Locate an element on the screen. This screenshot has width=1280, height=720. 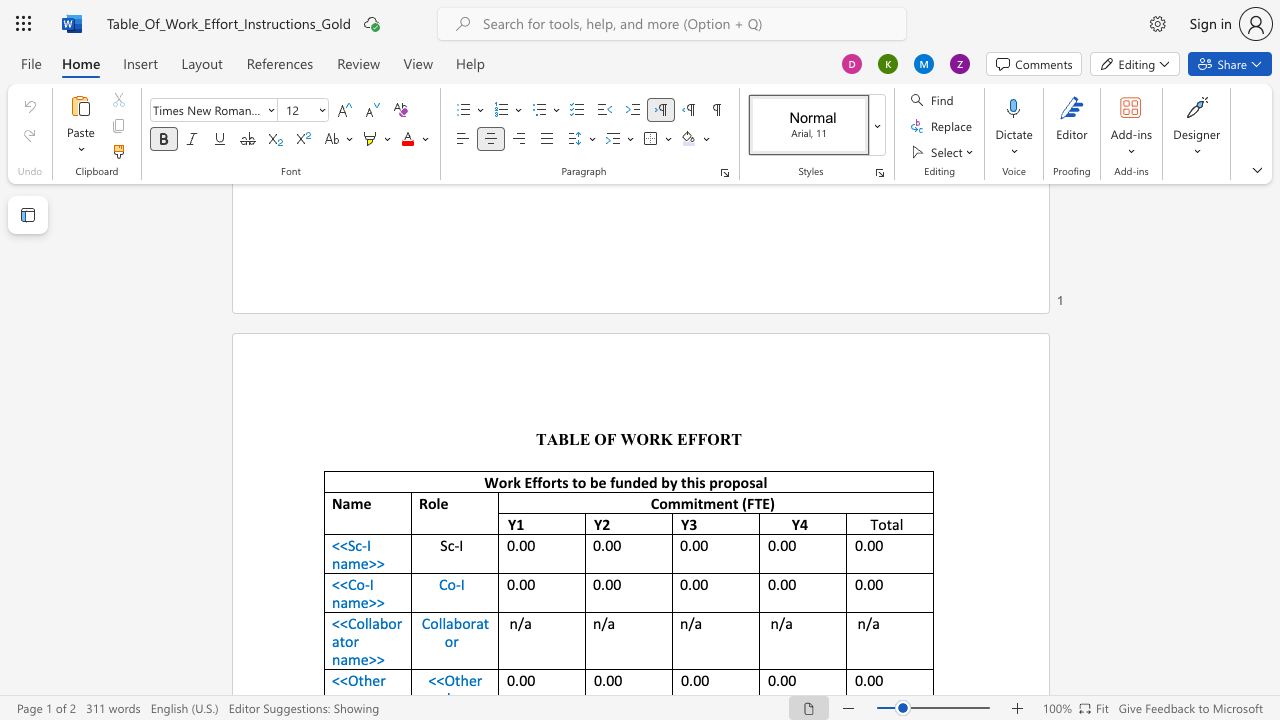
the space between the continuous character "m" and "e" in the text is located at coordinates (359, 563).